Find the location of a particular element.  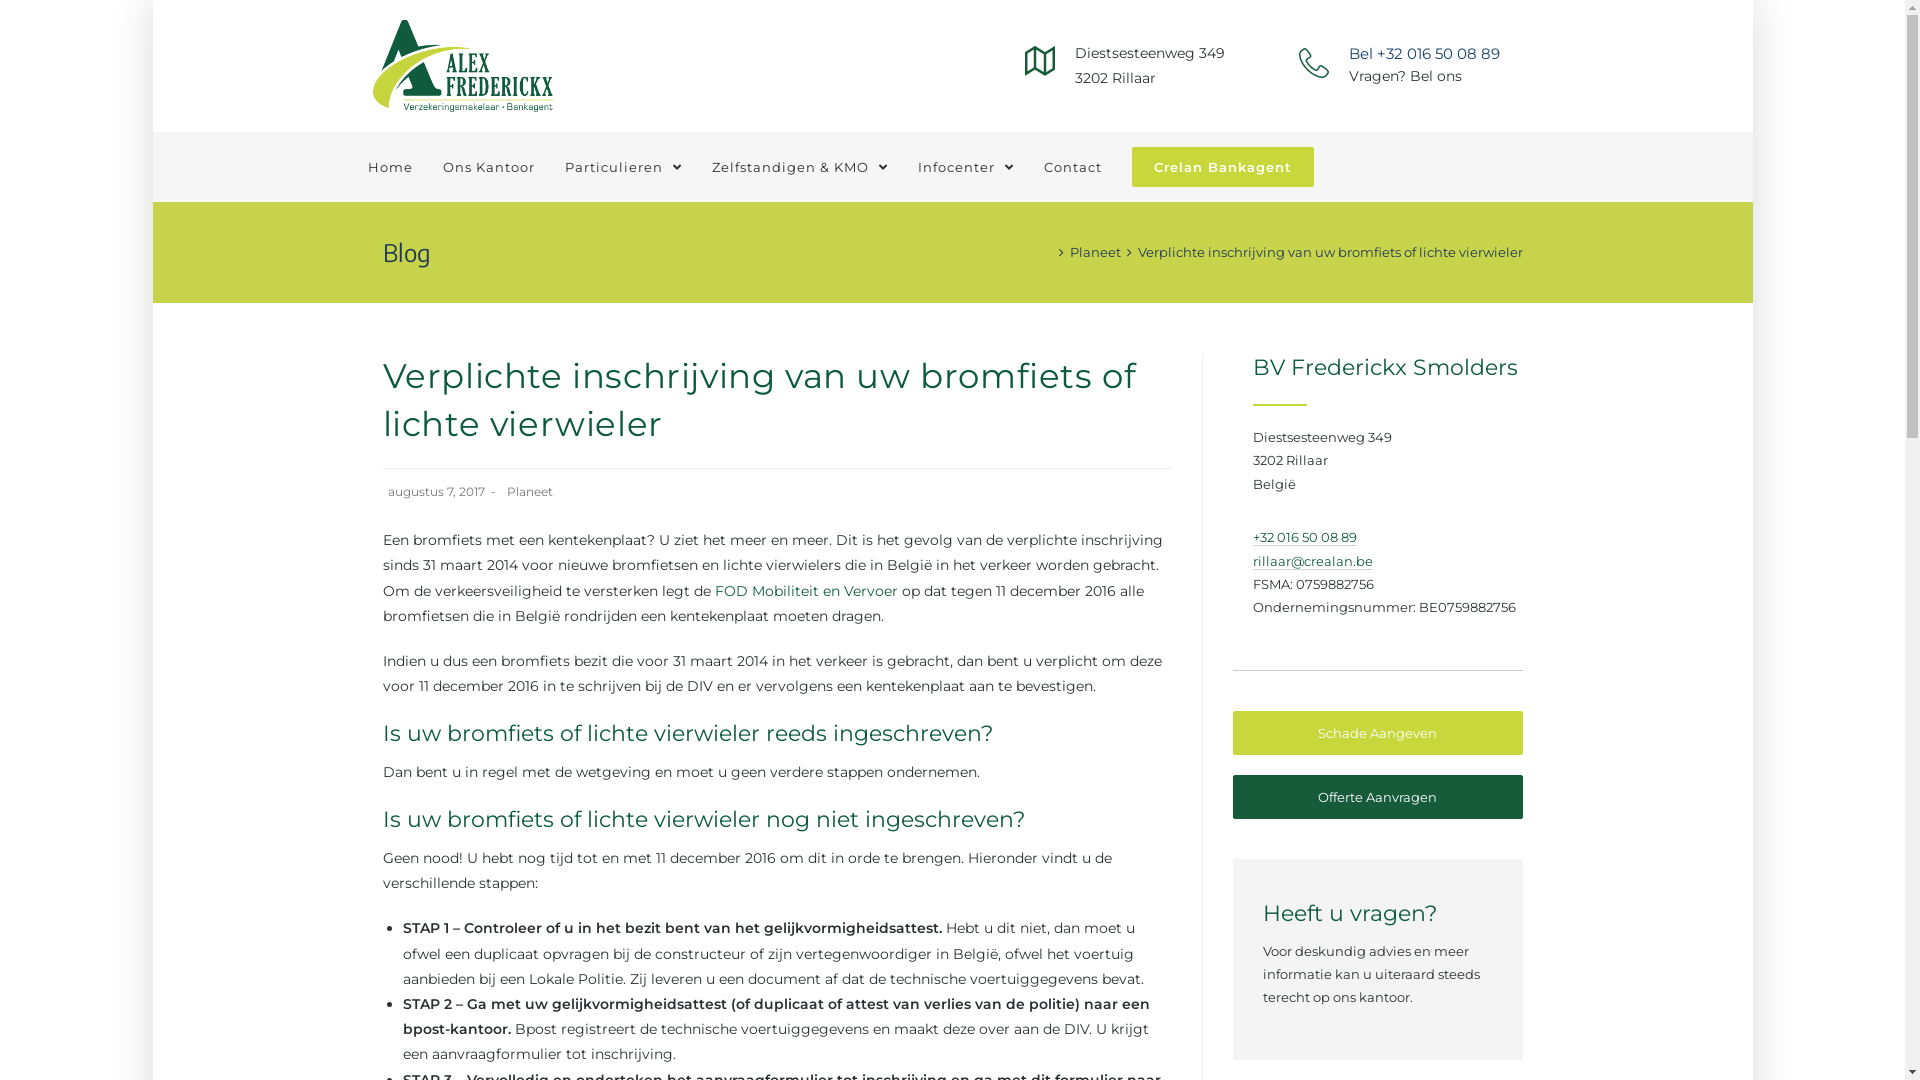

'Infocenter' is located at coordinates (964, 165).